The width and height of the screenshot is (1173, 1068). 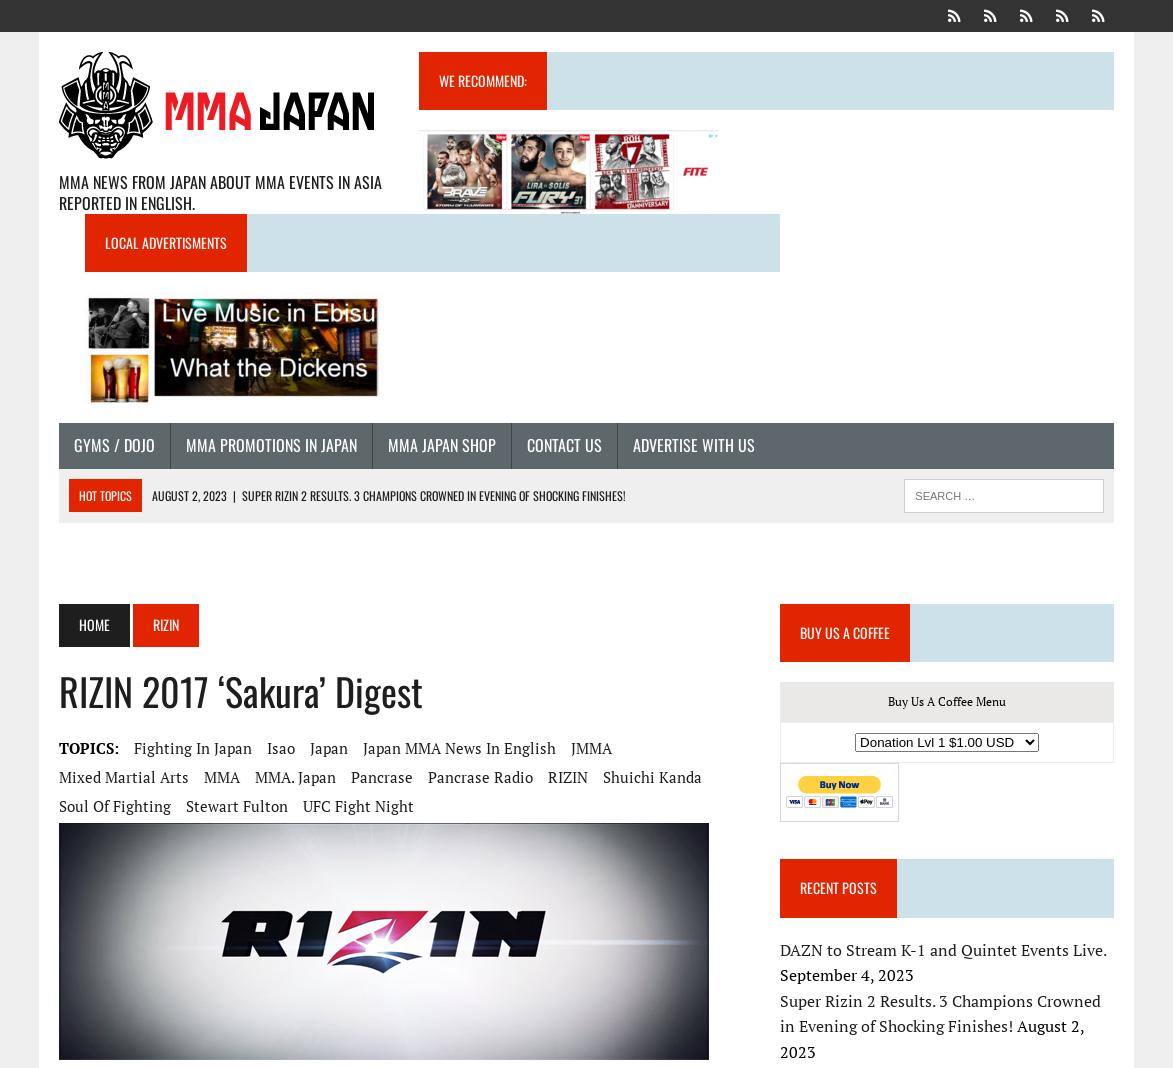 I want to click on 'Mixed Martial Arts', so click(x=57, y=776).